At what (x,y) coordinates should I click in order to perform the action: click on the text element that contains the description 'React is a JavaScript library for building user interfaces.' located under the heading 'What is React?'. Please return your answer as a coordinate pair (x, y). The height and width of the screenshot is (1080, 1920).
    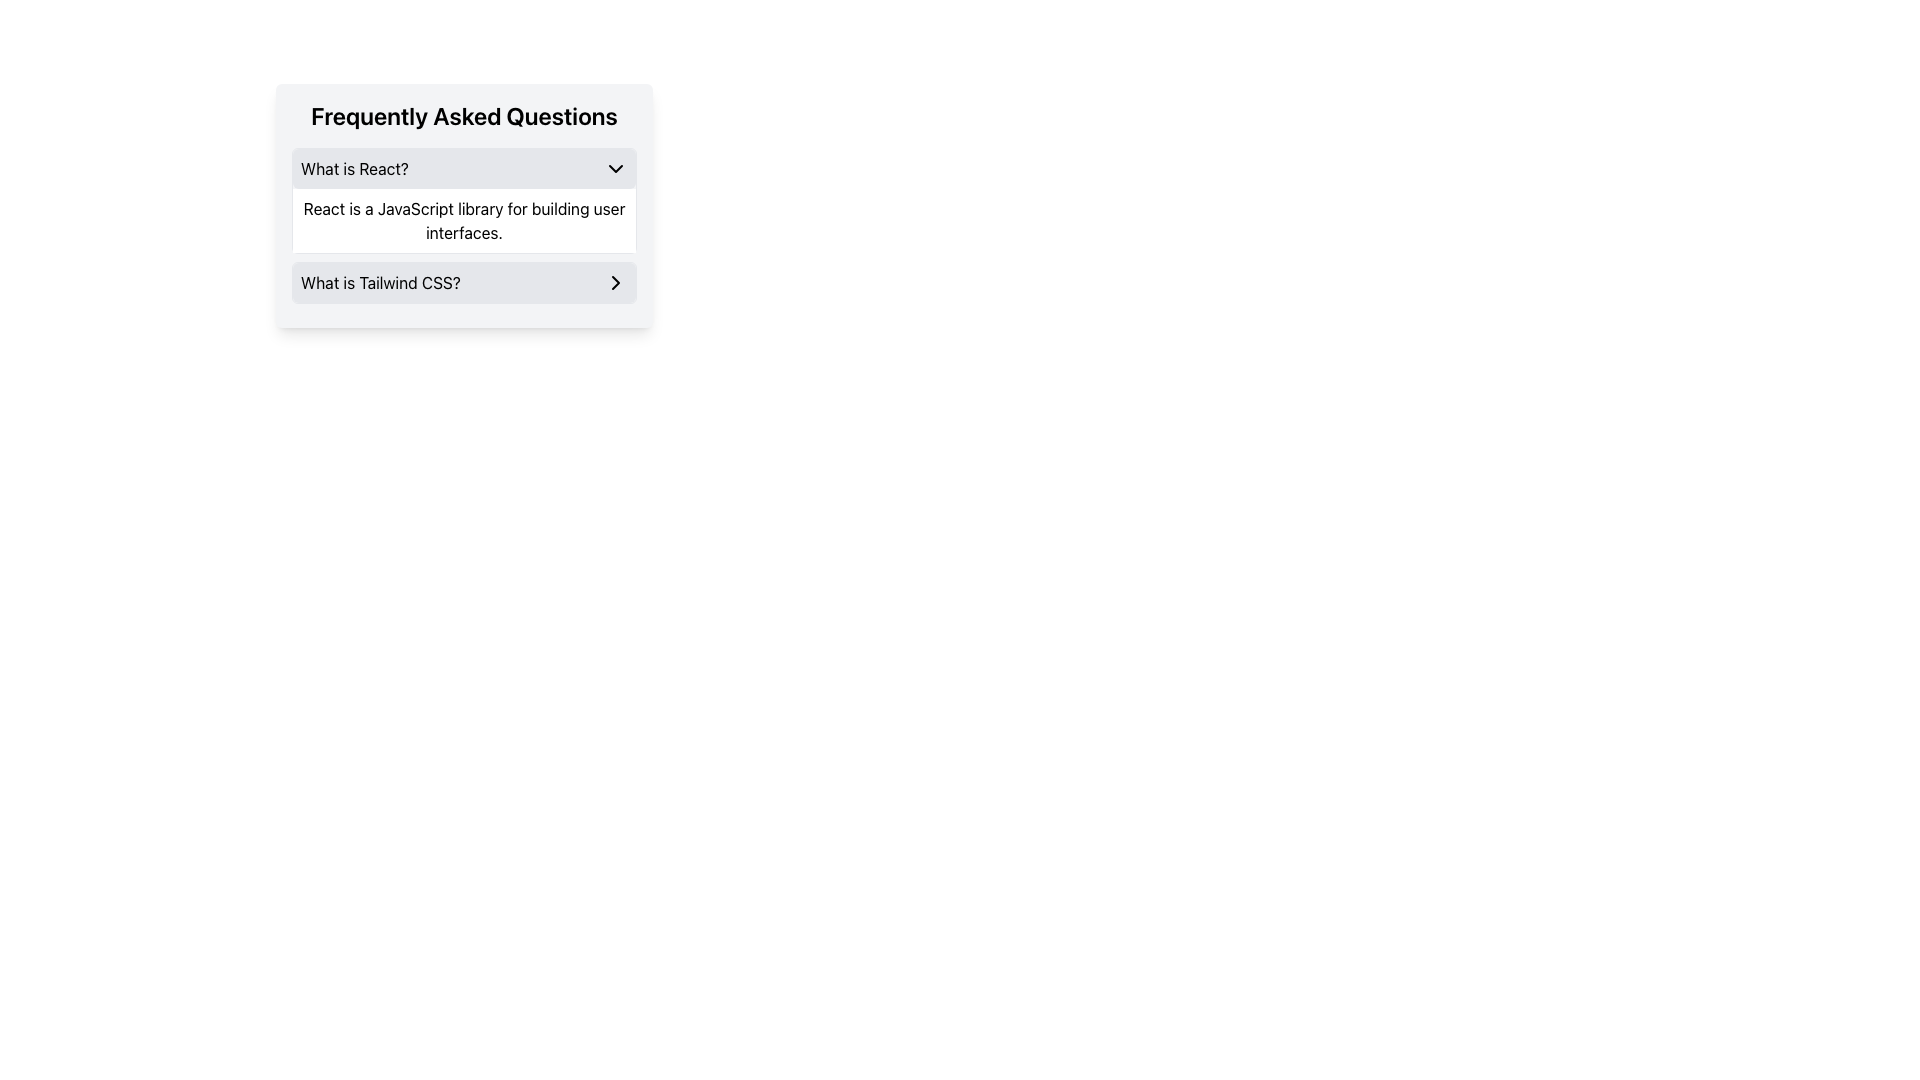
    Looking at the image, I should click on (463, 220).